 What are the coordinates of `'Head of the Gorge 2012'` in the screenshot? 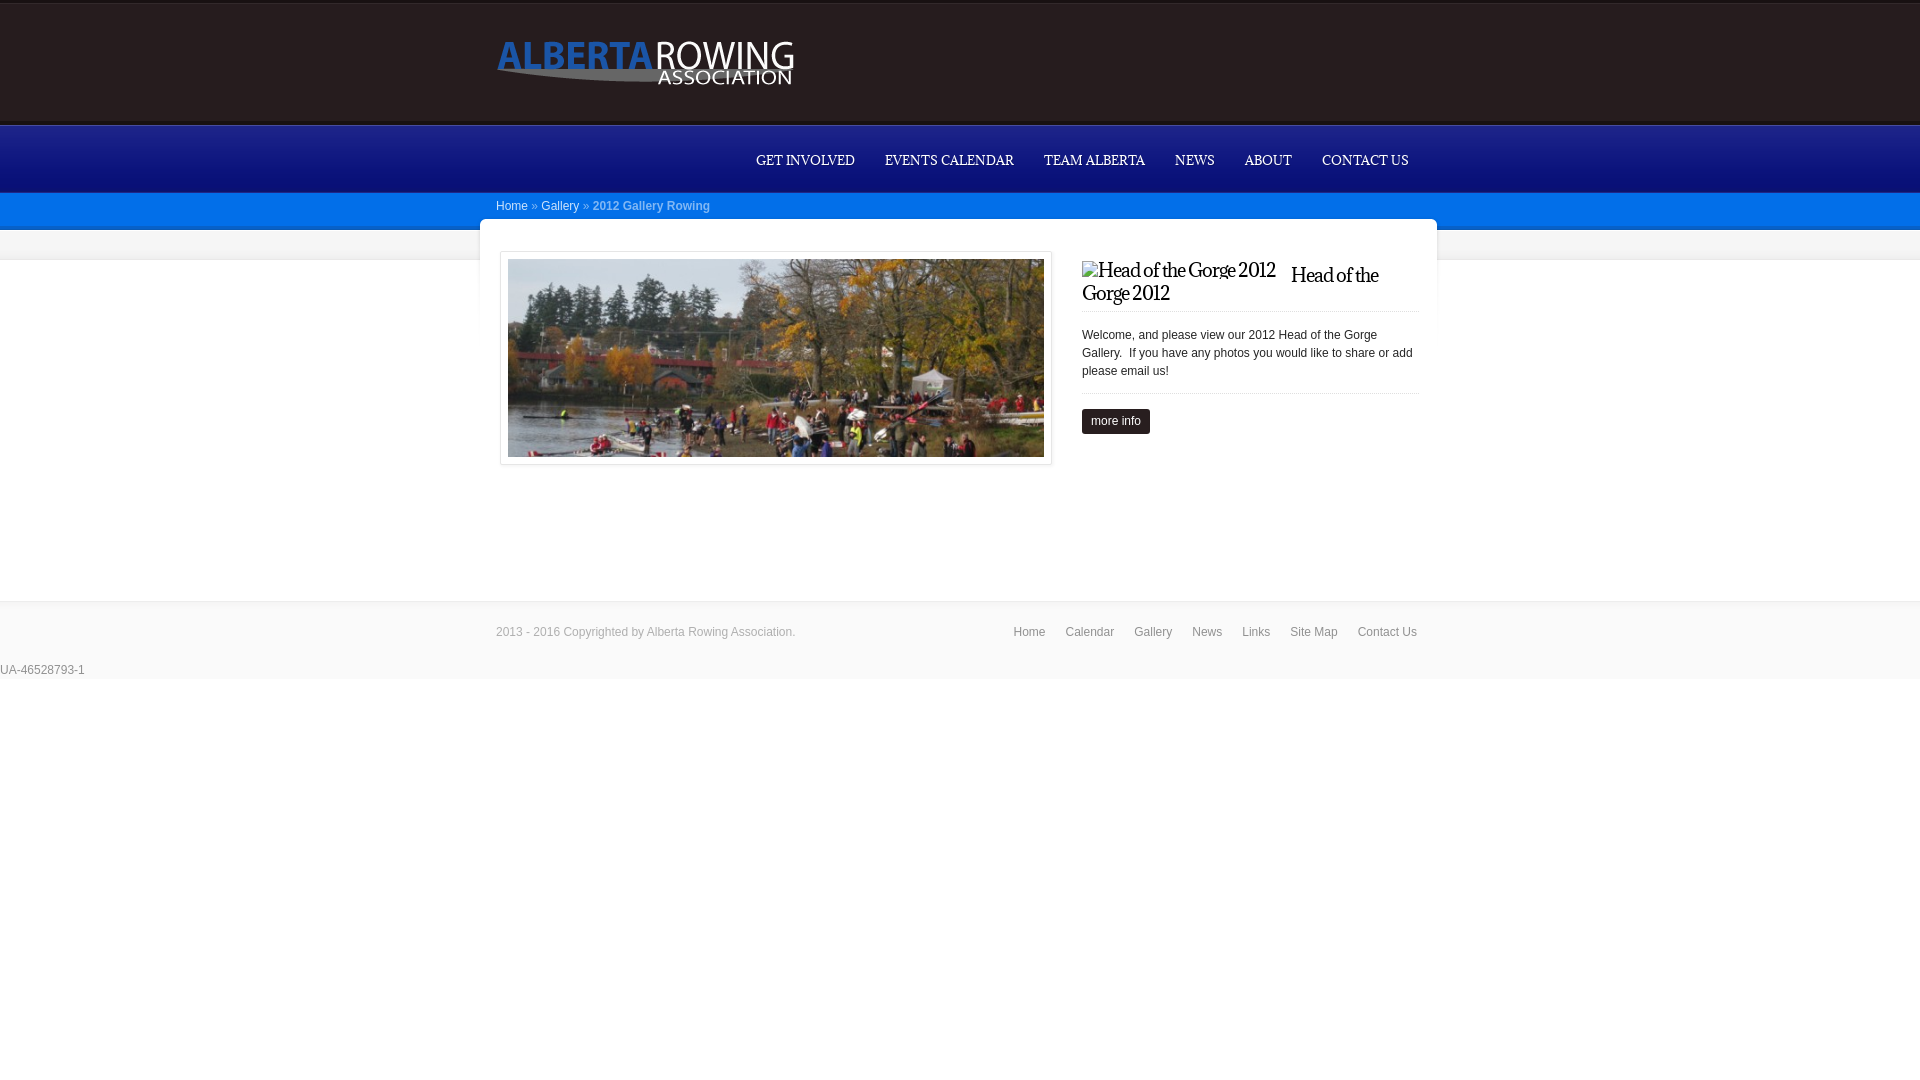 It's located at (1228, 284).